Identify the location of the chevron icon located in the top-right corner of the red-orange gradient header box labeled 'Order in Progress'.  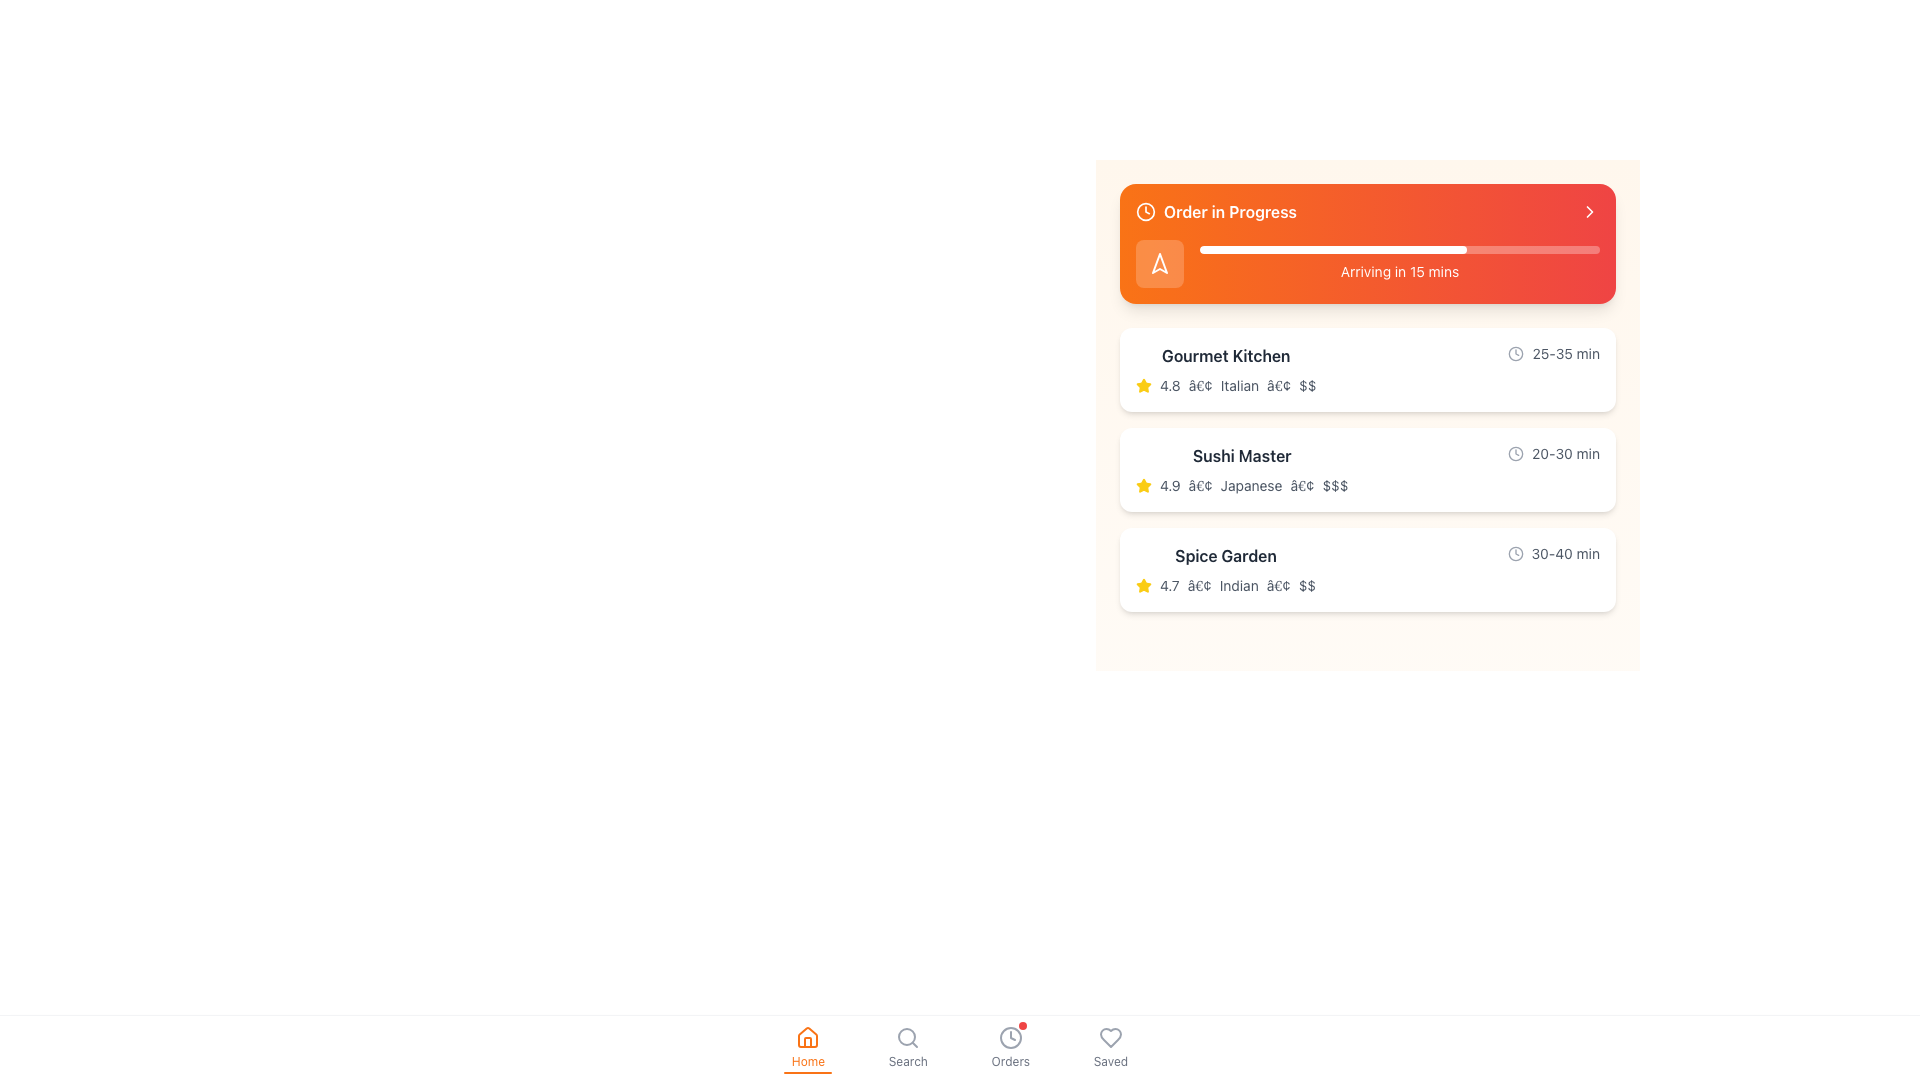
(1588, 212).